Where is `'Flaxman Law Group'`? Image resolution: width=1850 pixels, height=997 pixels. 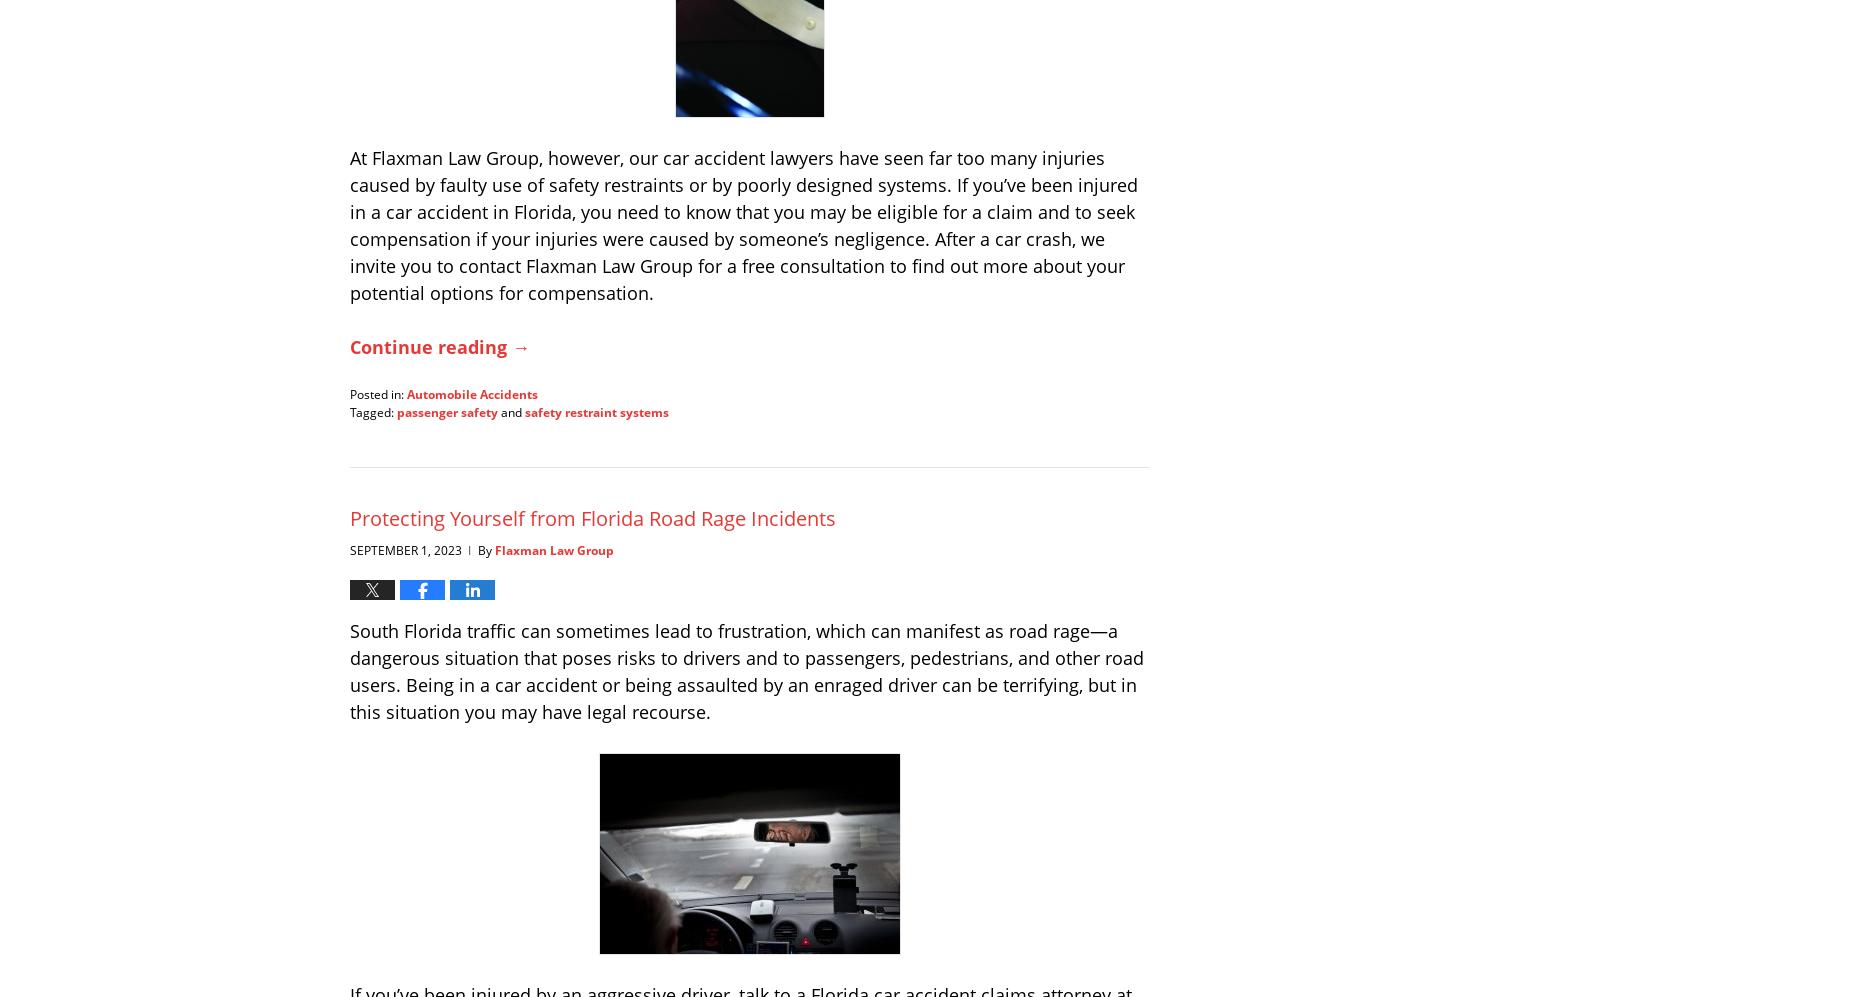
'Flaxman Law Group' is located at coordinates (554, 549).